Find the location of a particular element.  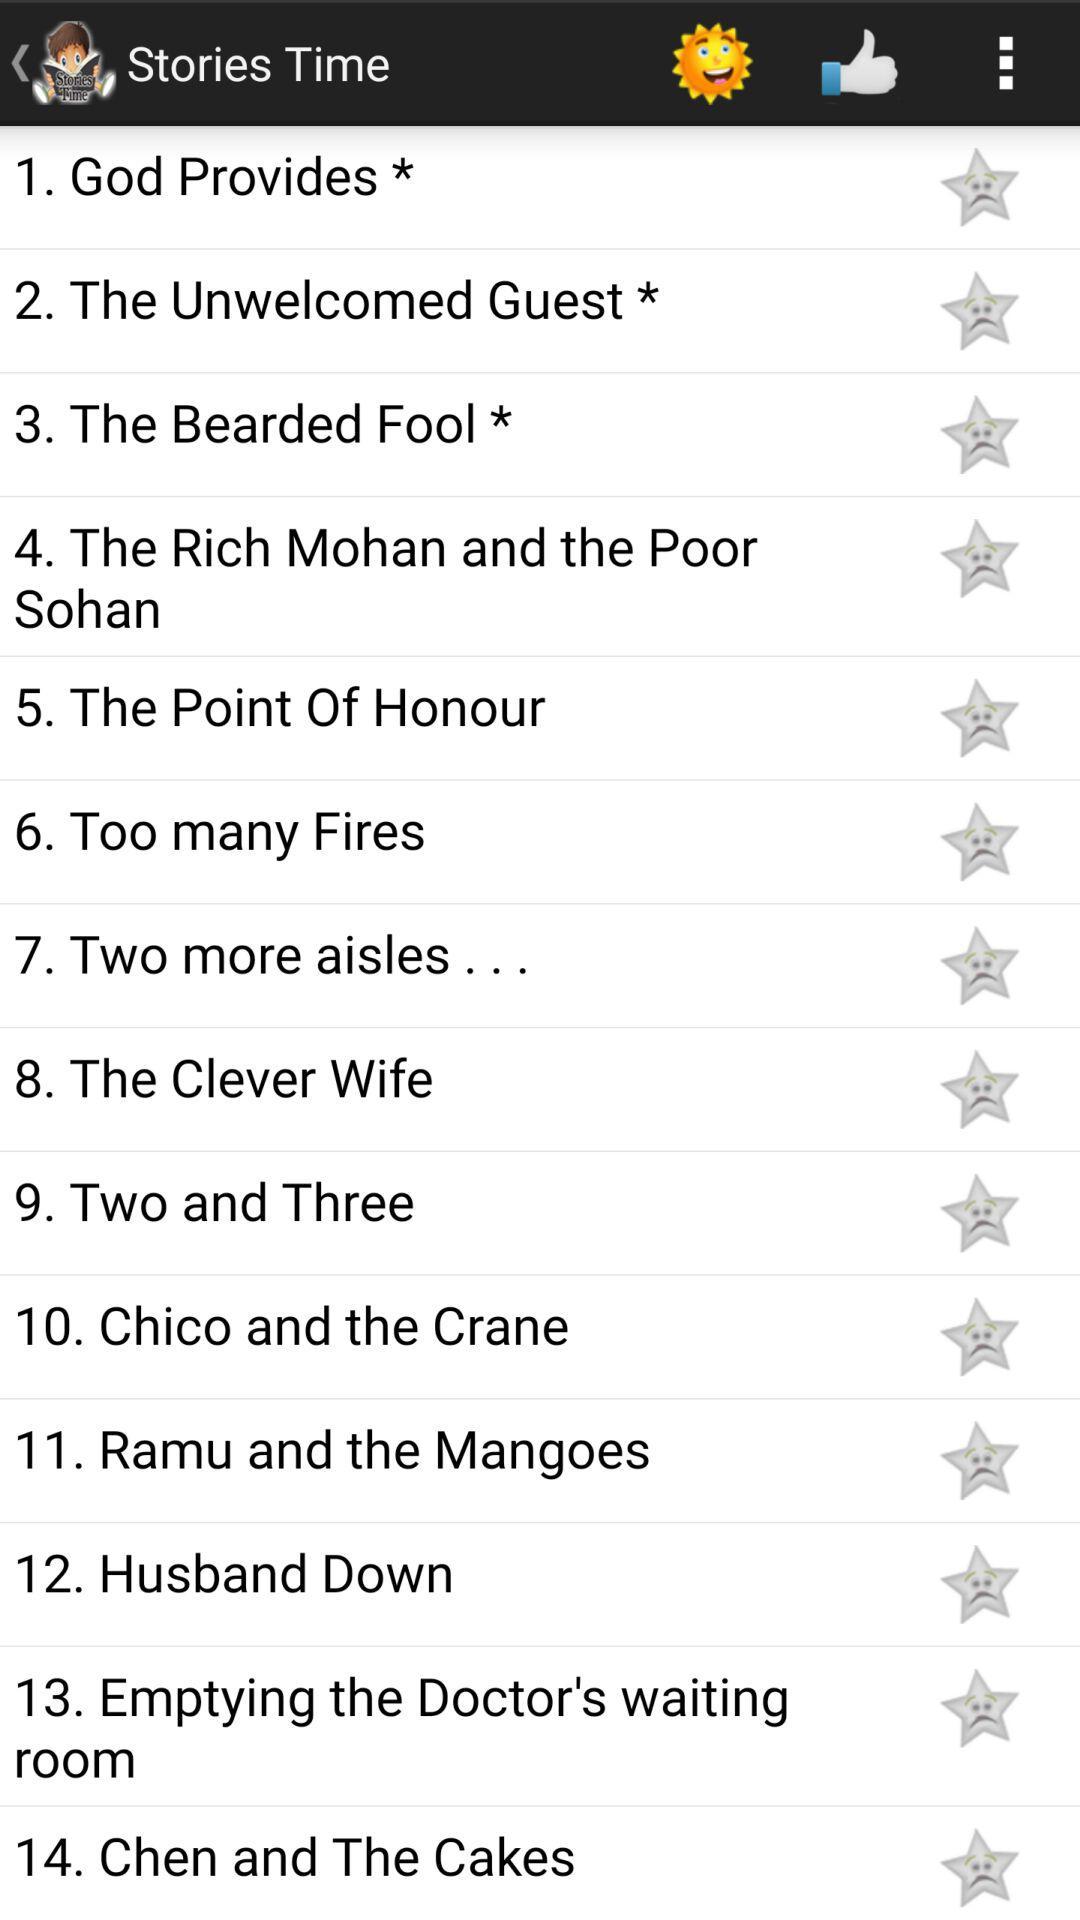

icon above 13 emptying the app is located at coordinates (452, 1570).